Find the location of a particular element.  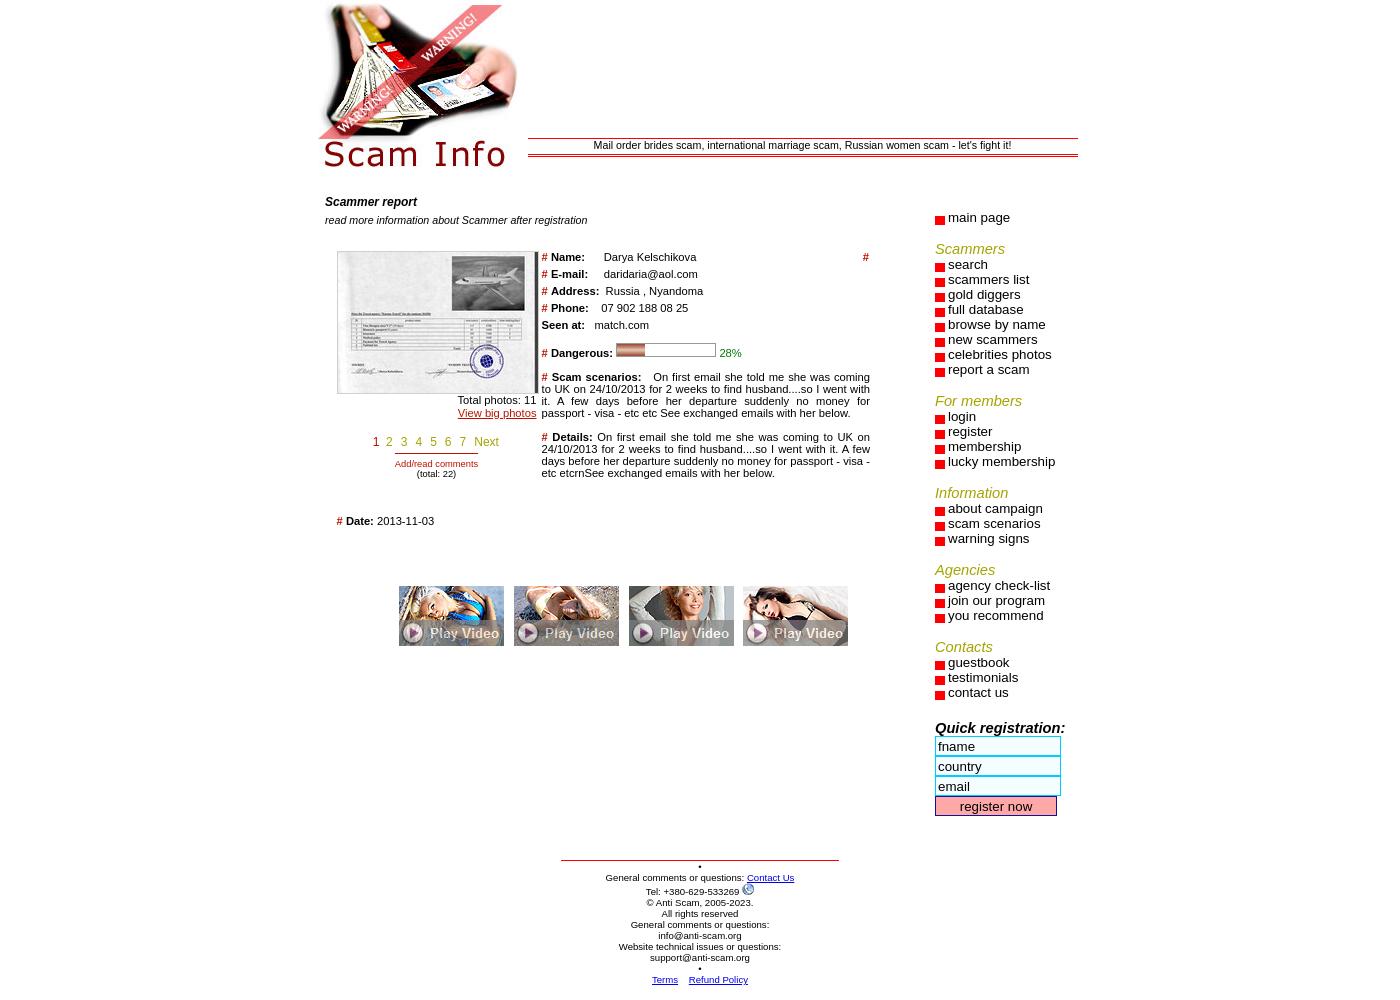

'All rights reserved' is located at coordinates (660, 913).